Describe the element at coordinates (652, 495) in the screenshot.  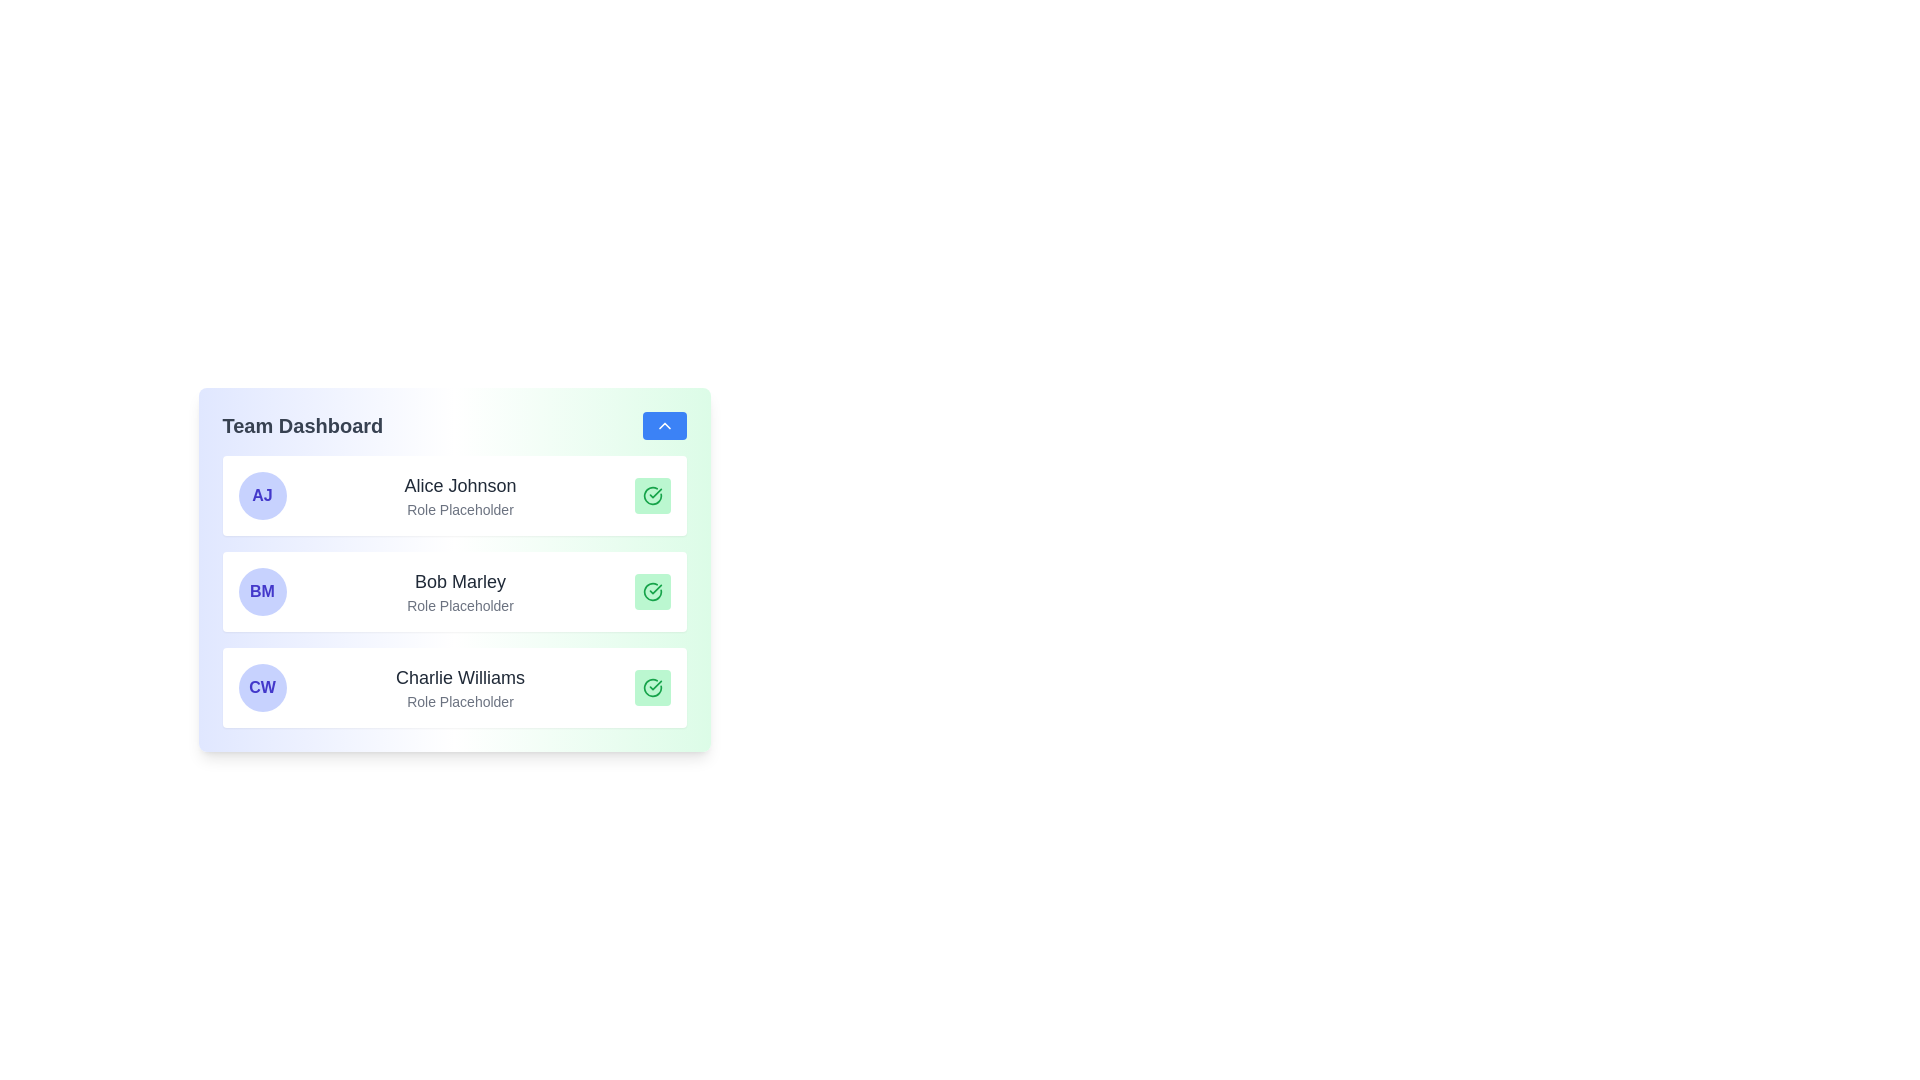
I see `the circular icon with a green outline and check mark, located in the first row of the dashboard list next to 'Alice Johnson, Role Placeholder'` at that location.